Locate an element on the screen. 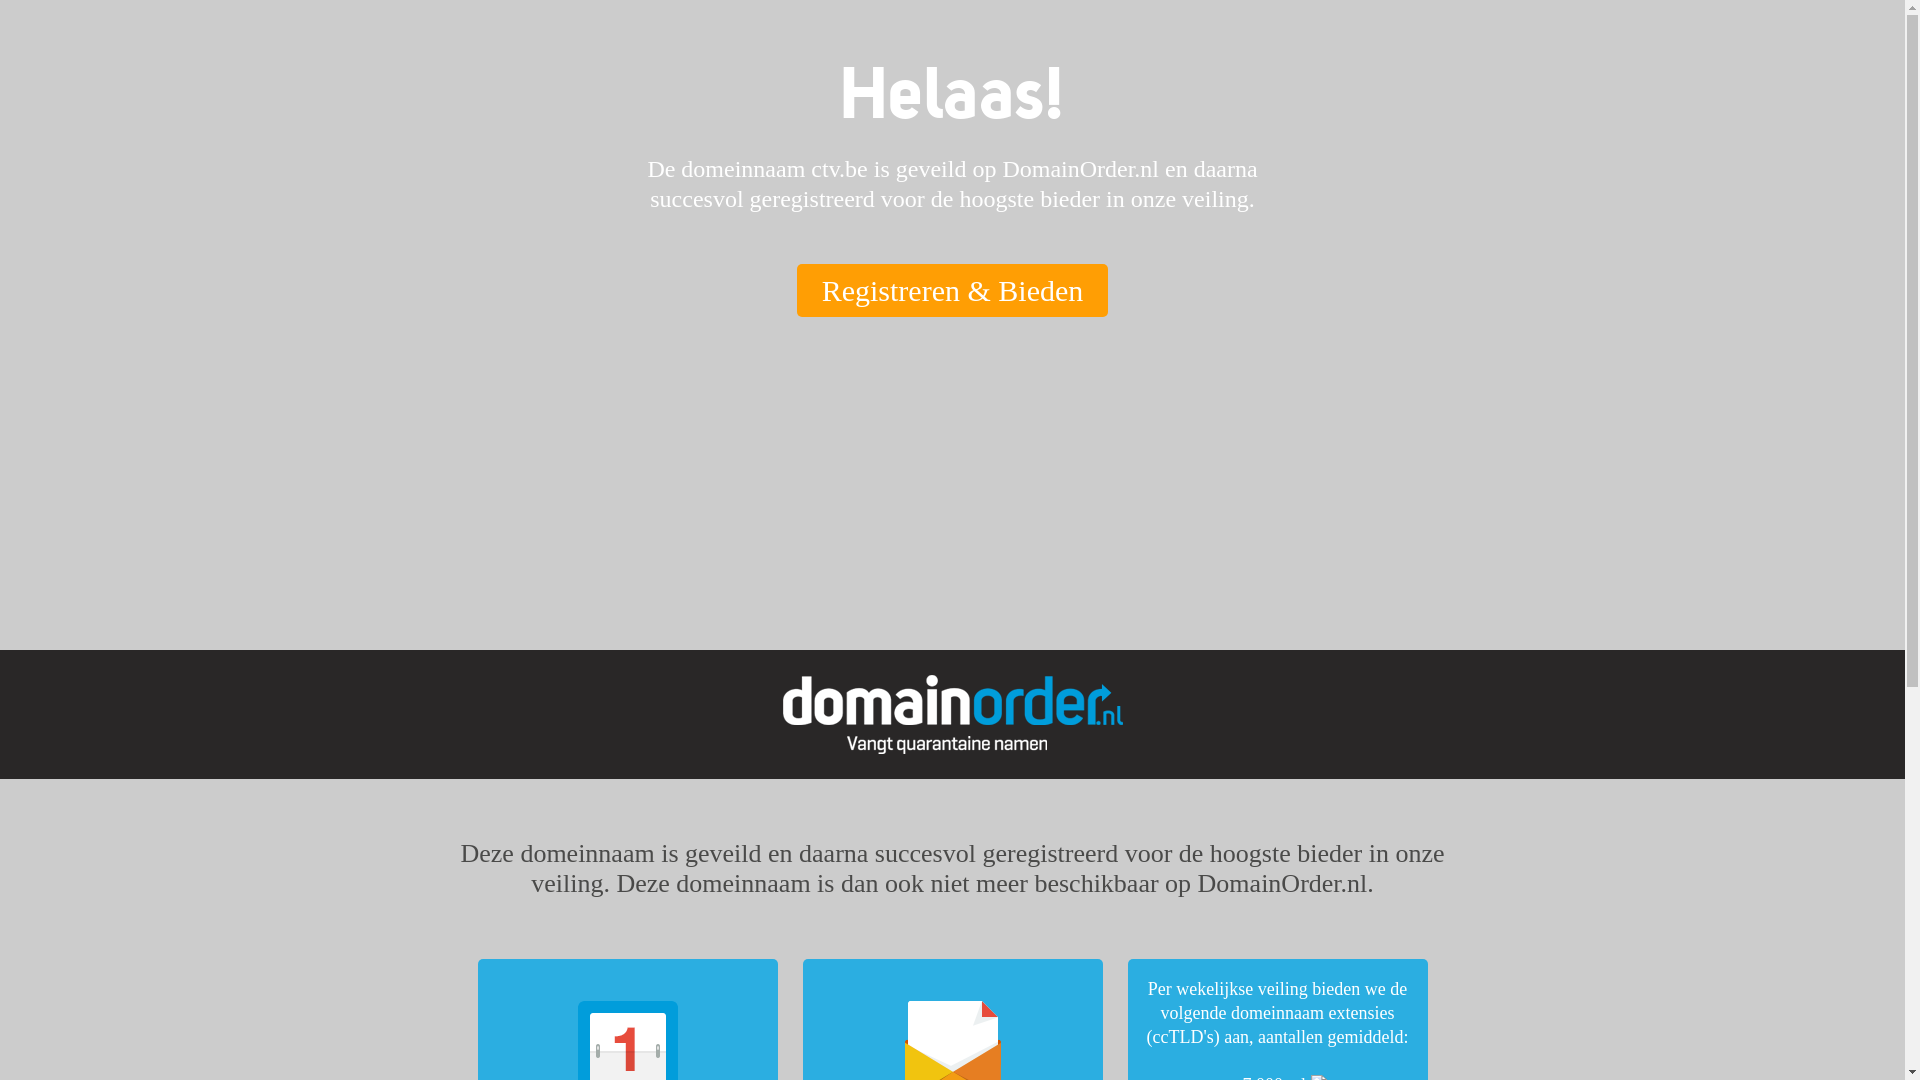 The height and width of the screenshot is (1080, 1920). 'Registreren & Bieden' is located at coordinates (952, 285).